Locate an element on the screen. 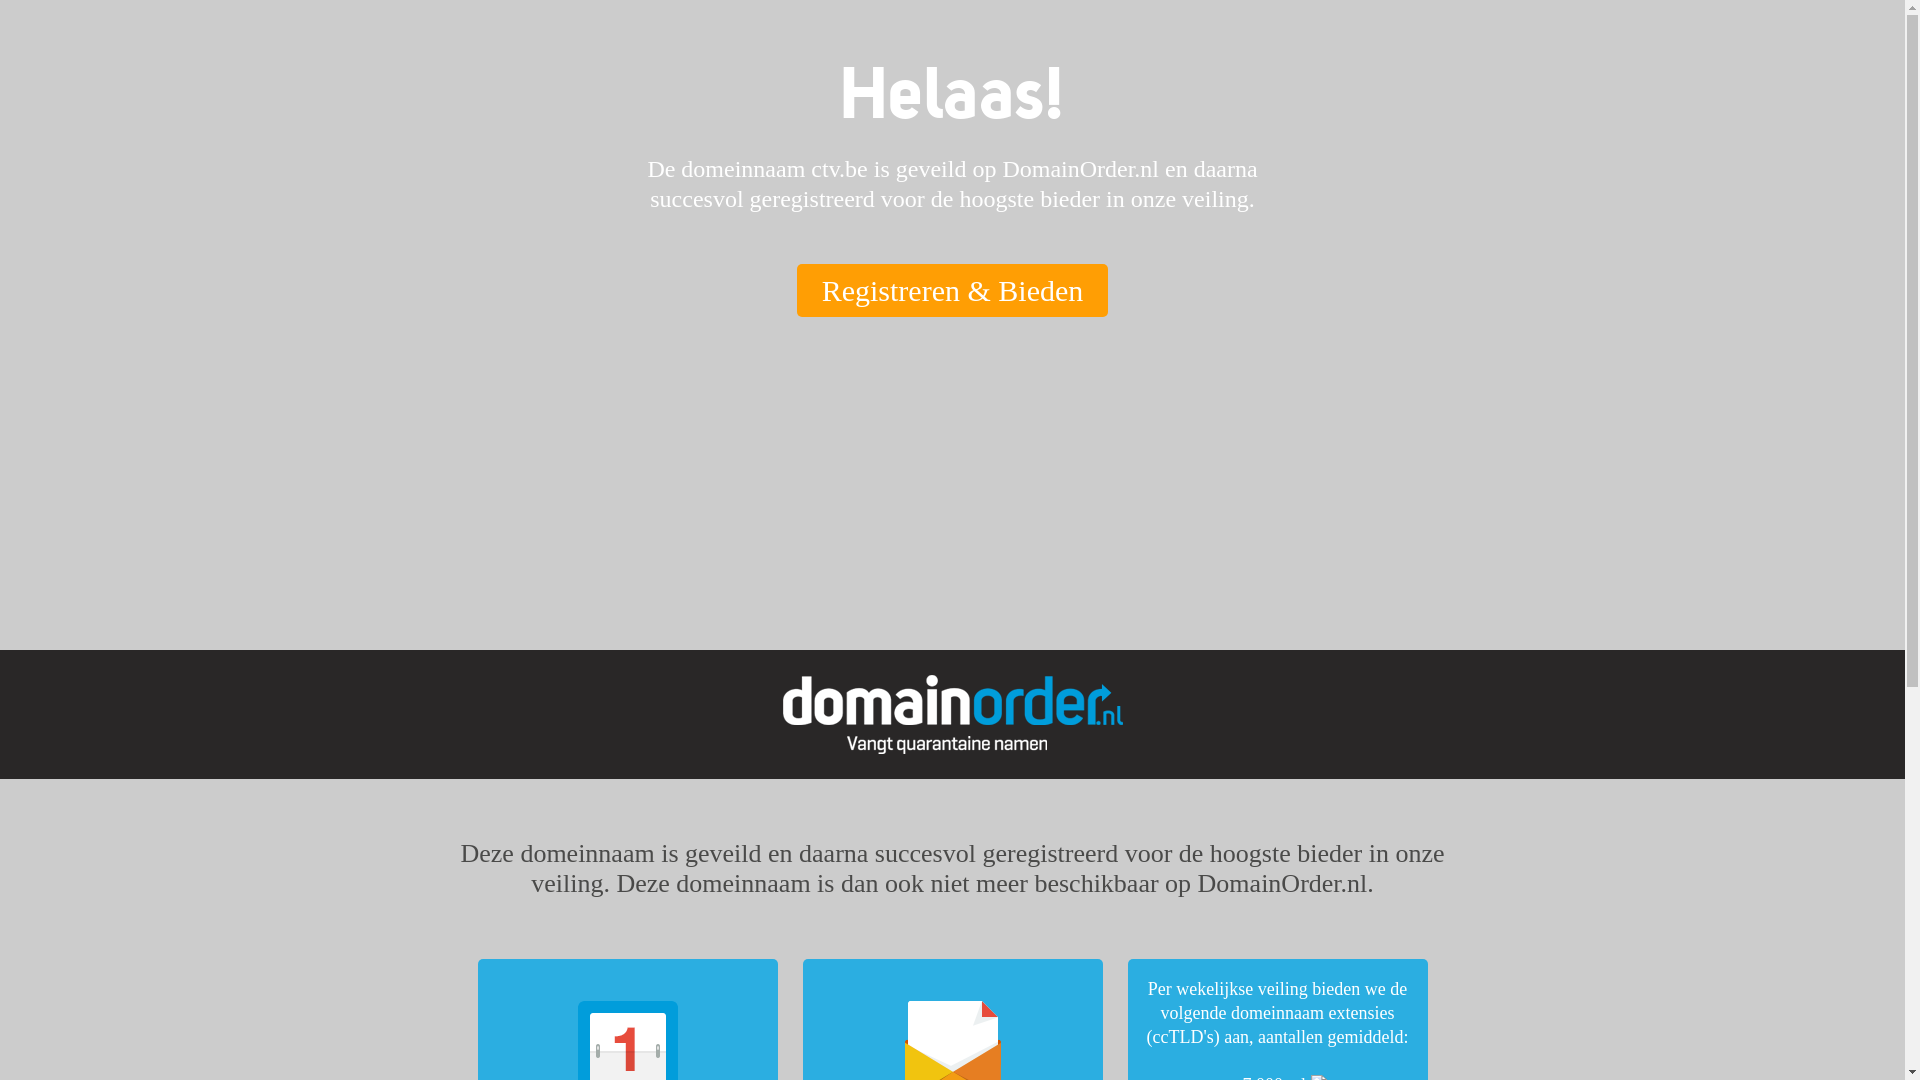 The height and width of the screenshot is (1080, 1920). 'Registreren & Bieden' is located at coordinates (952, 285).